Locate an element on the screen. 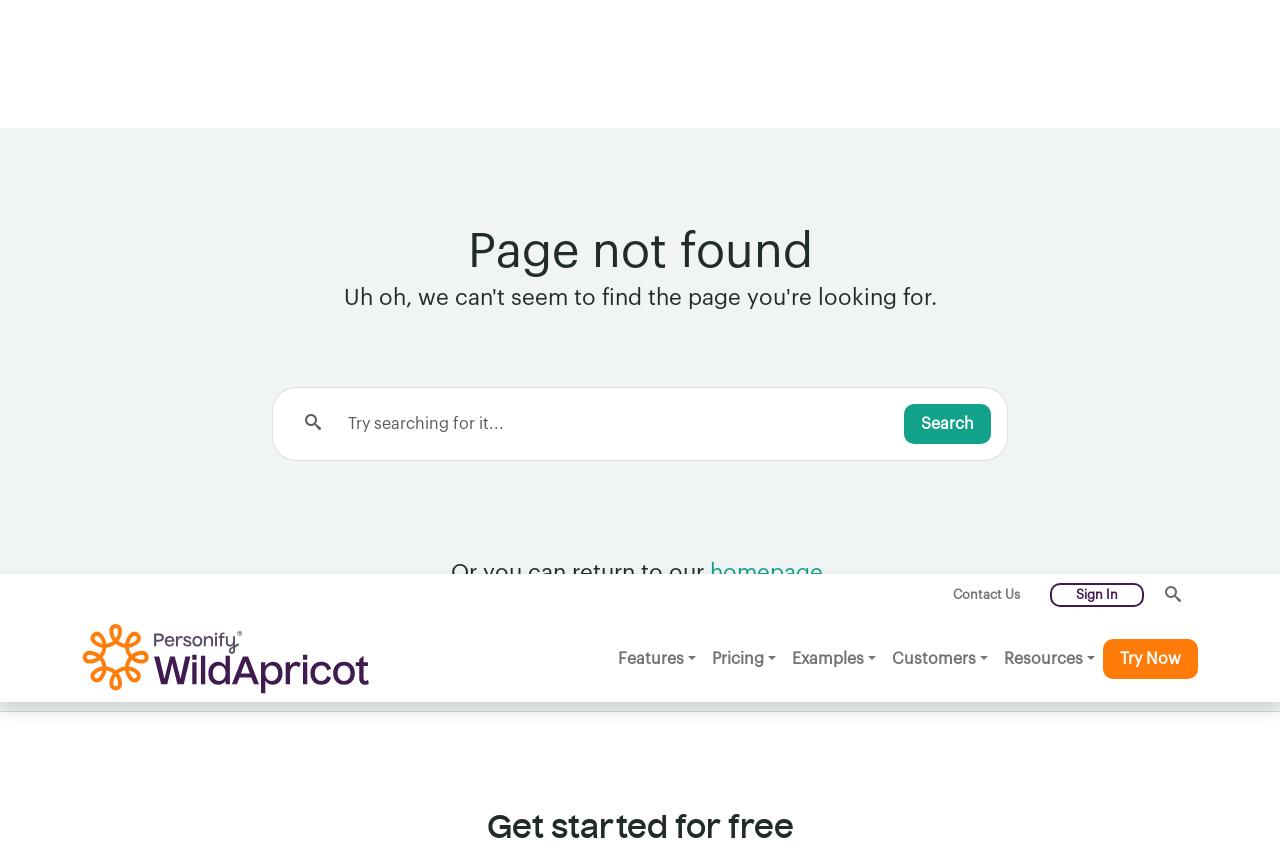  'Forums' is located at coordinates (566, 593).